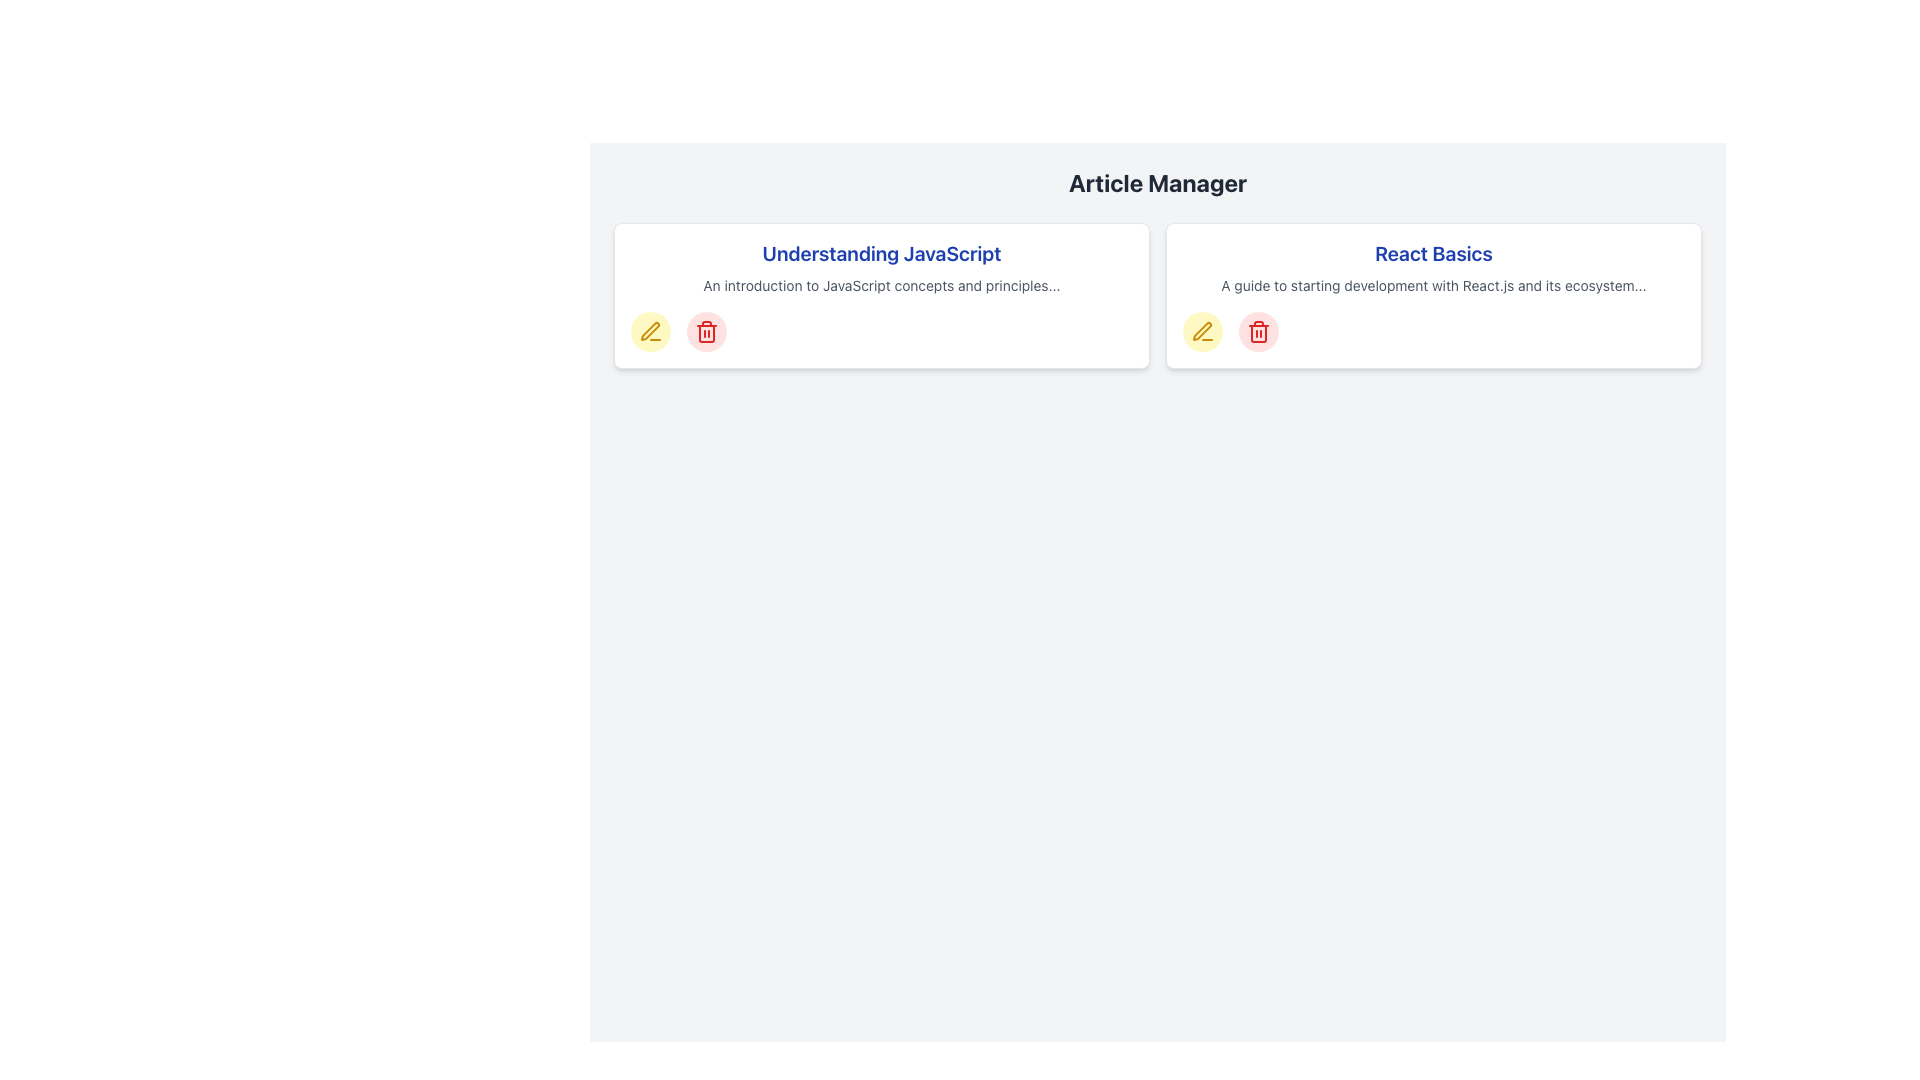 Image resolution: width=1920 pixels, height=1080 pixels. Describe the element at coordinates (1257, 330) in the screenshot. I see `the trash can icon button located to the right of the yellow pencil icon` at that location.